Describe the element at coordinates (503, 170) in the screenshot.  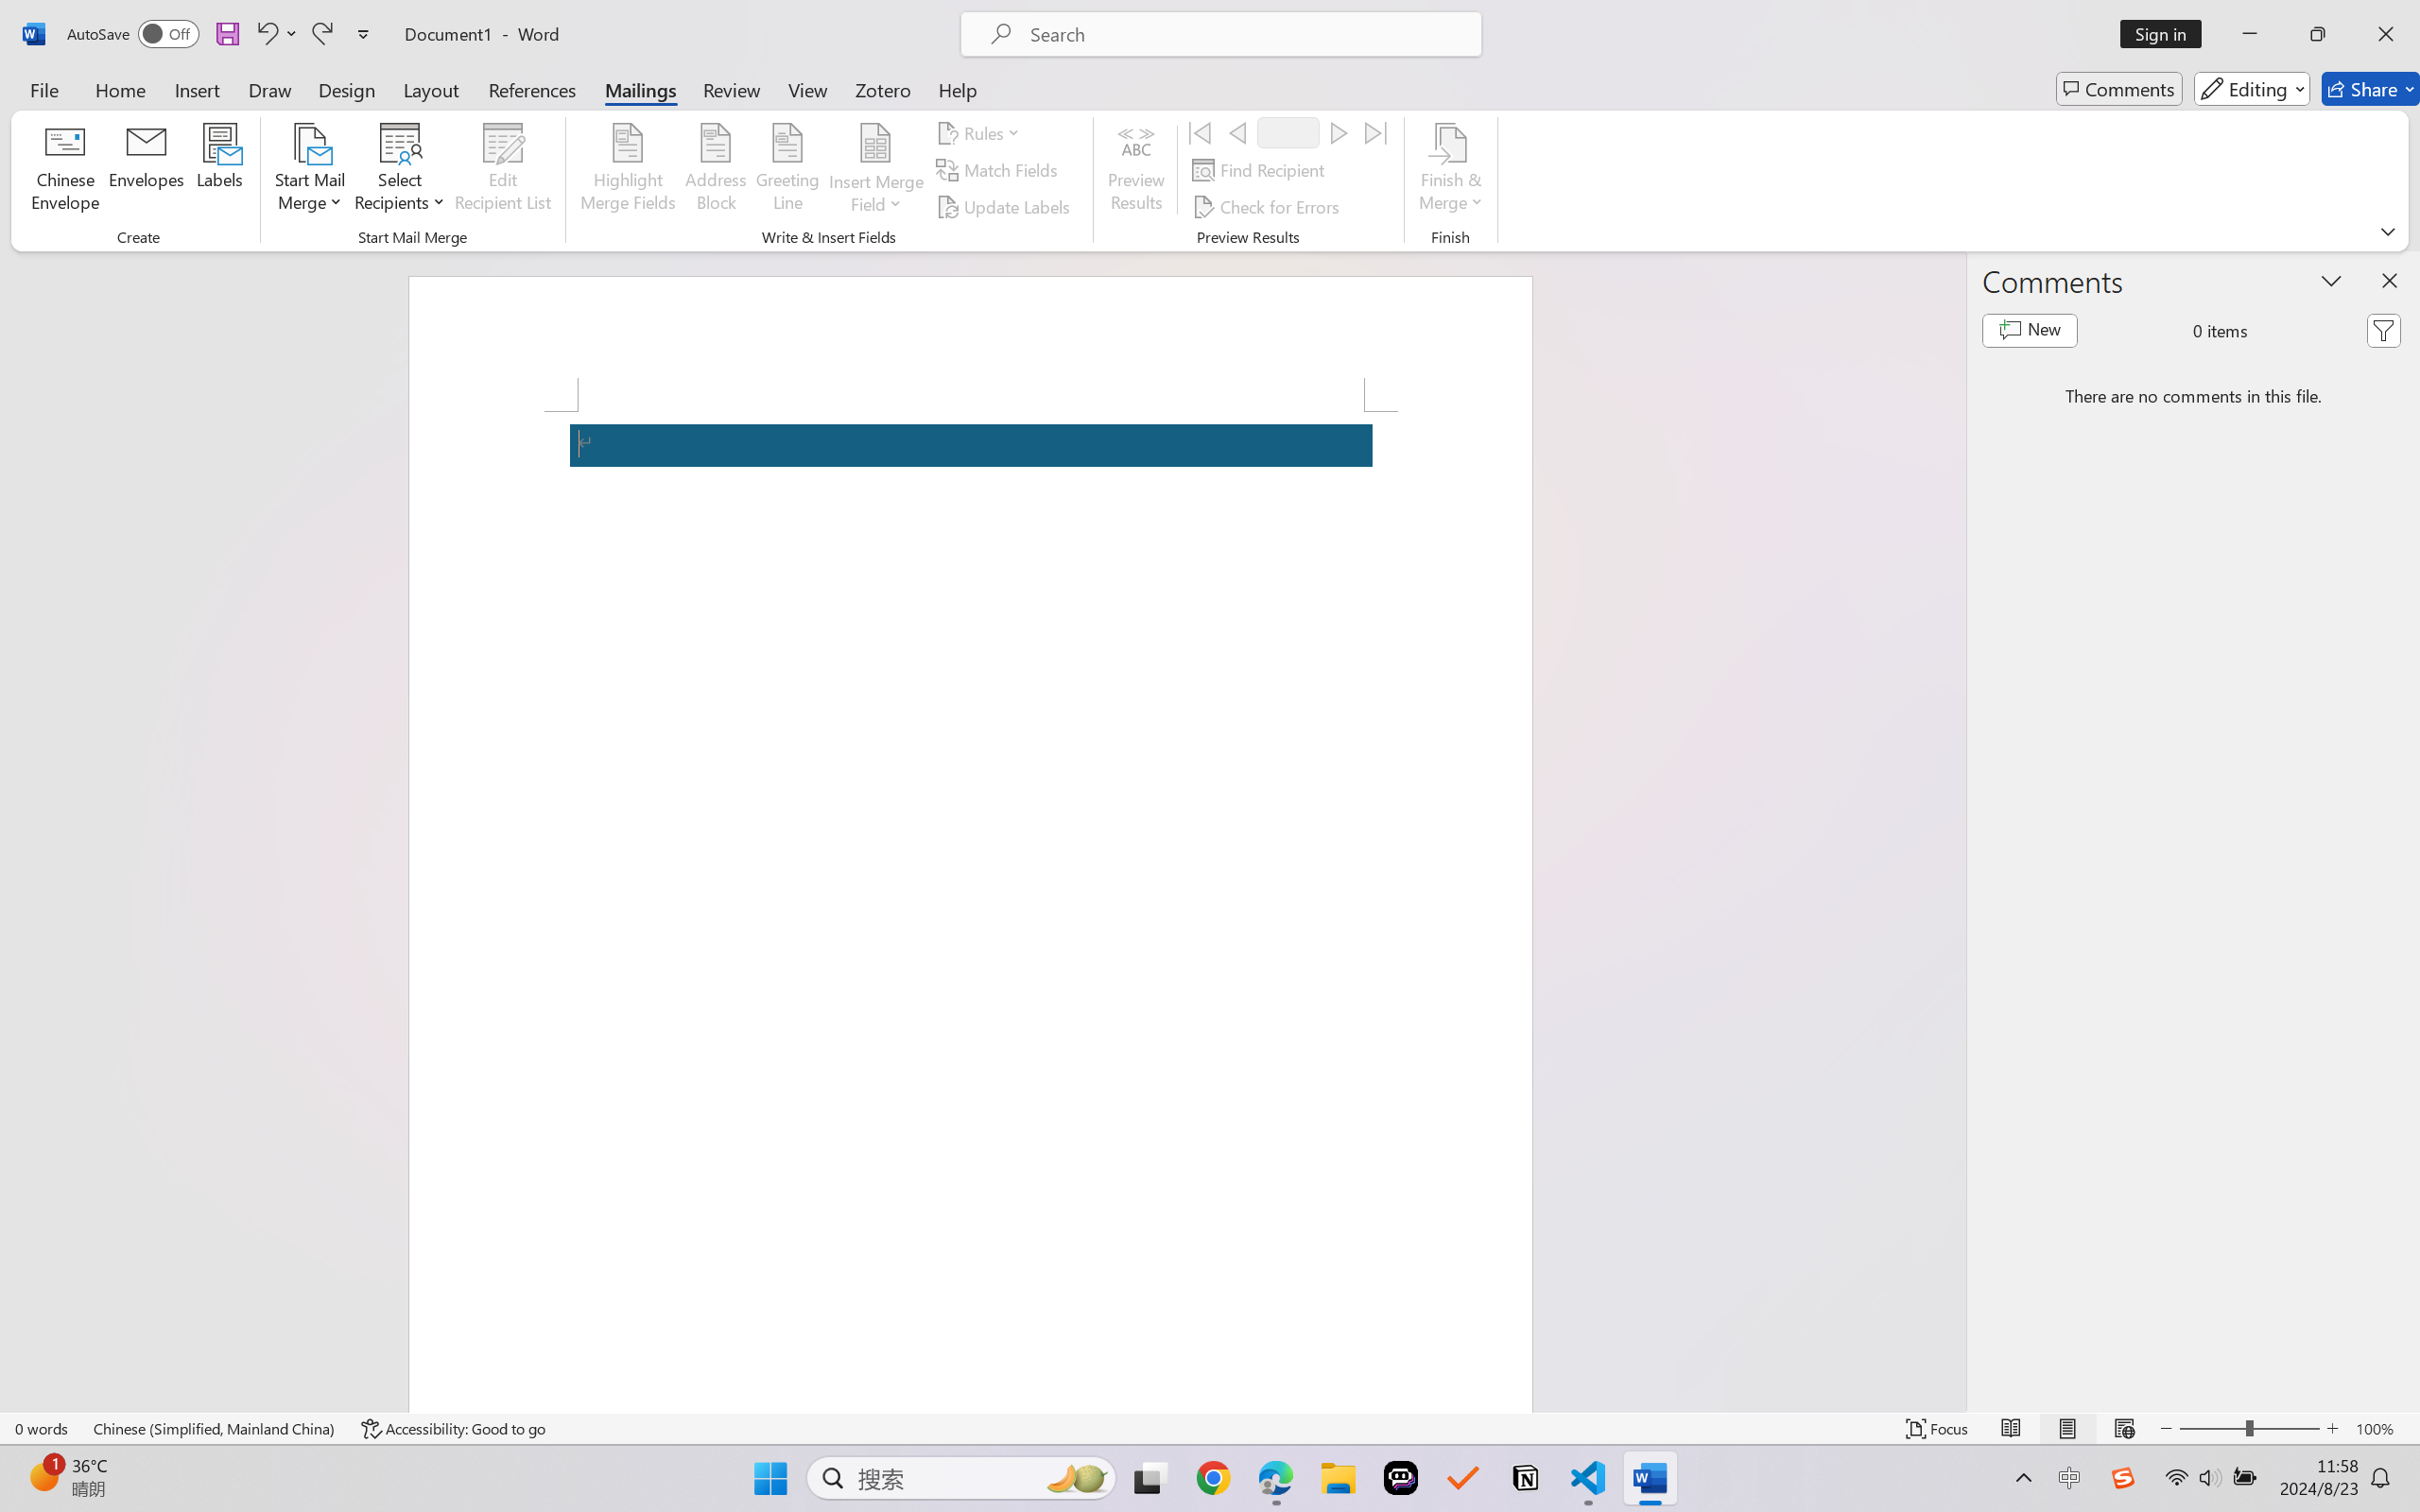
I see `'Edit Recipient List...'` at that location.